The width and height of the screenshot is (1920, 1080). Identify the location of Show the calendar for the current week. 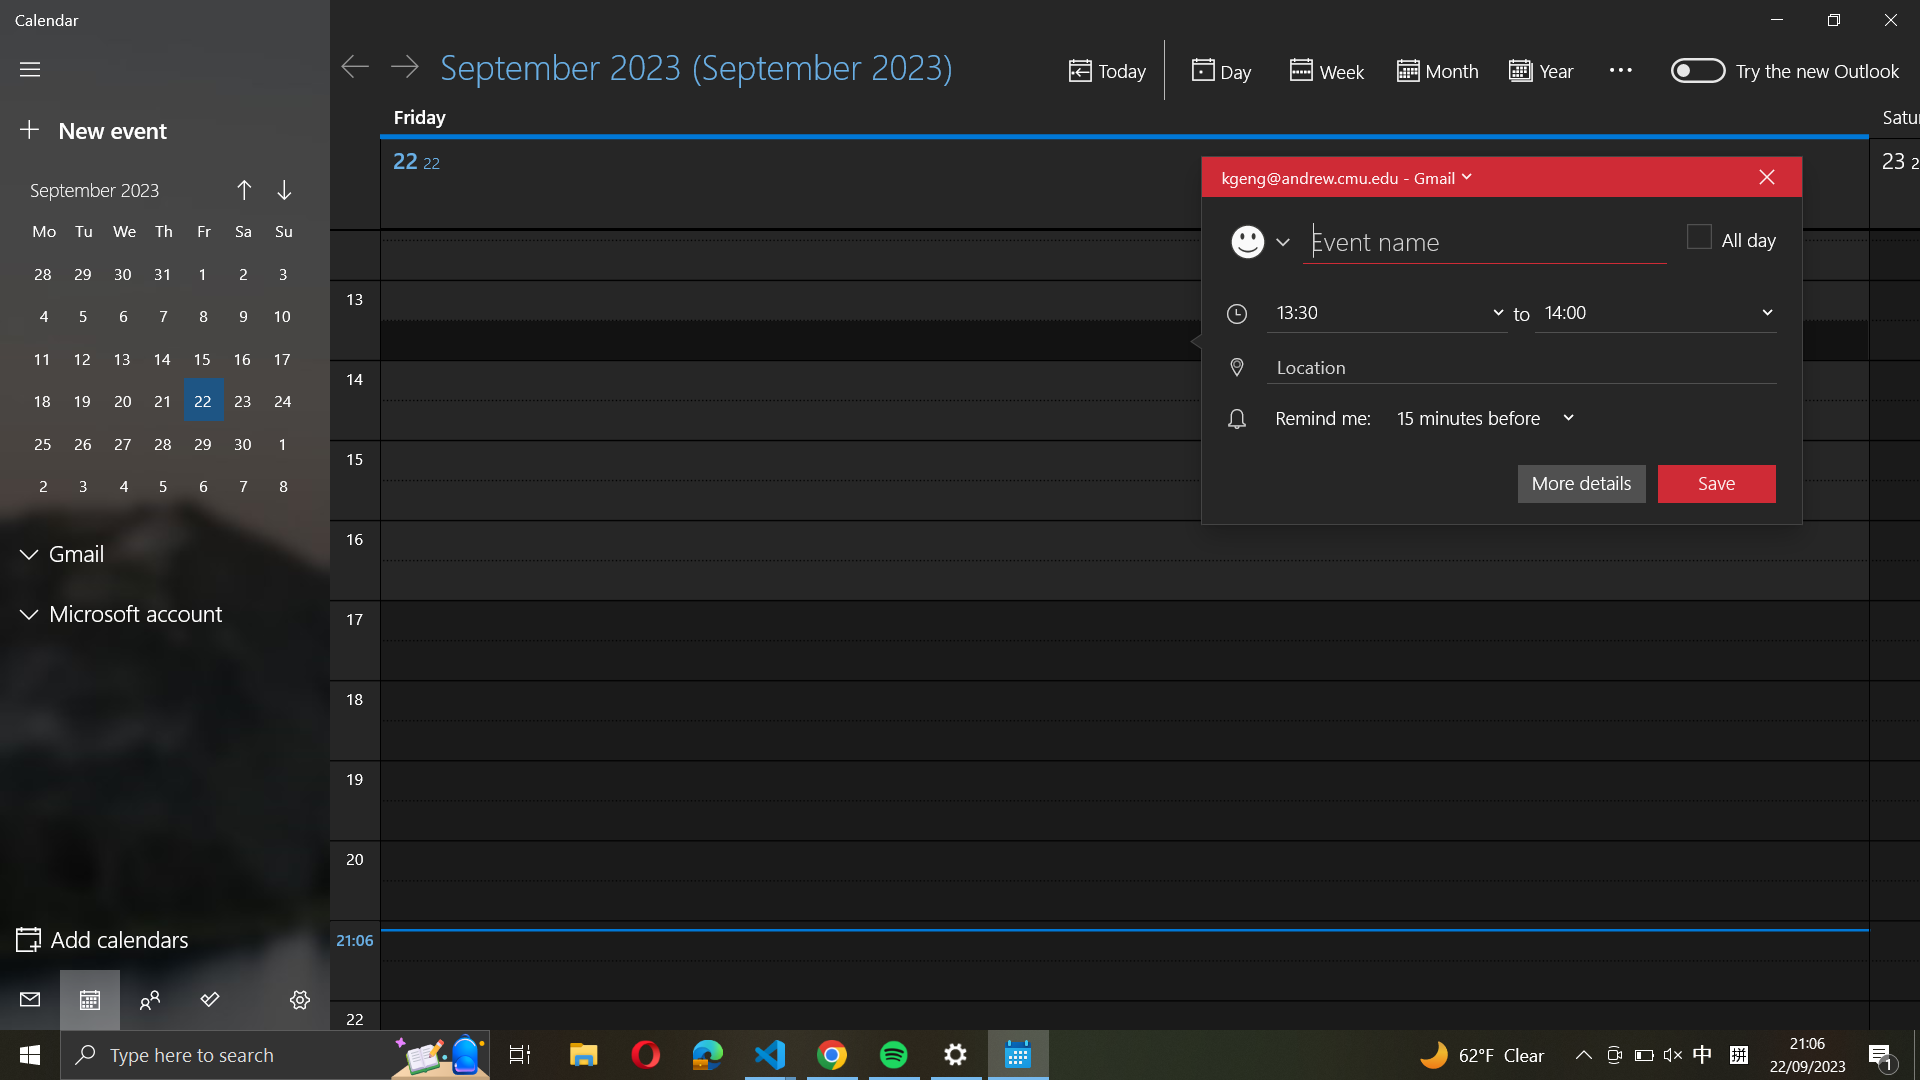
(1324, 70).